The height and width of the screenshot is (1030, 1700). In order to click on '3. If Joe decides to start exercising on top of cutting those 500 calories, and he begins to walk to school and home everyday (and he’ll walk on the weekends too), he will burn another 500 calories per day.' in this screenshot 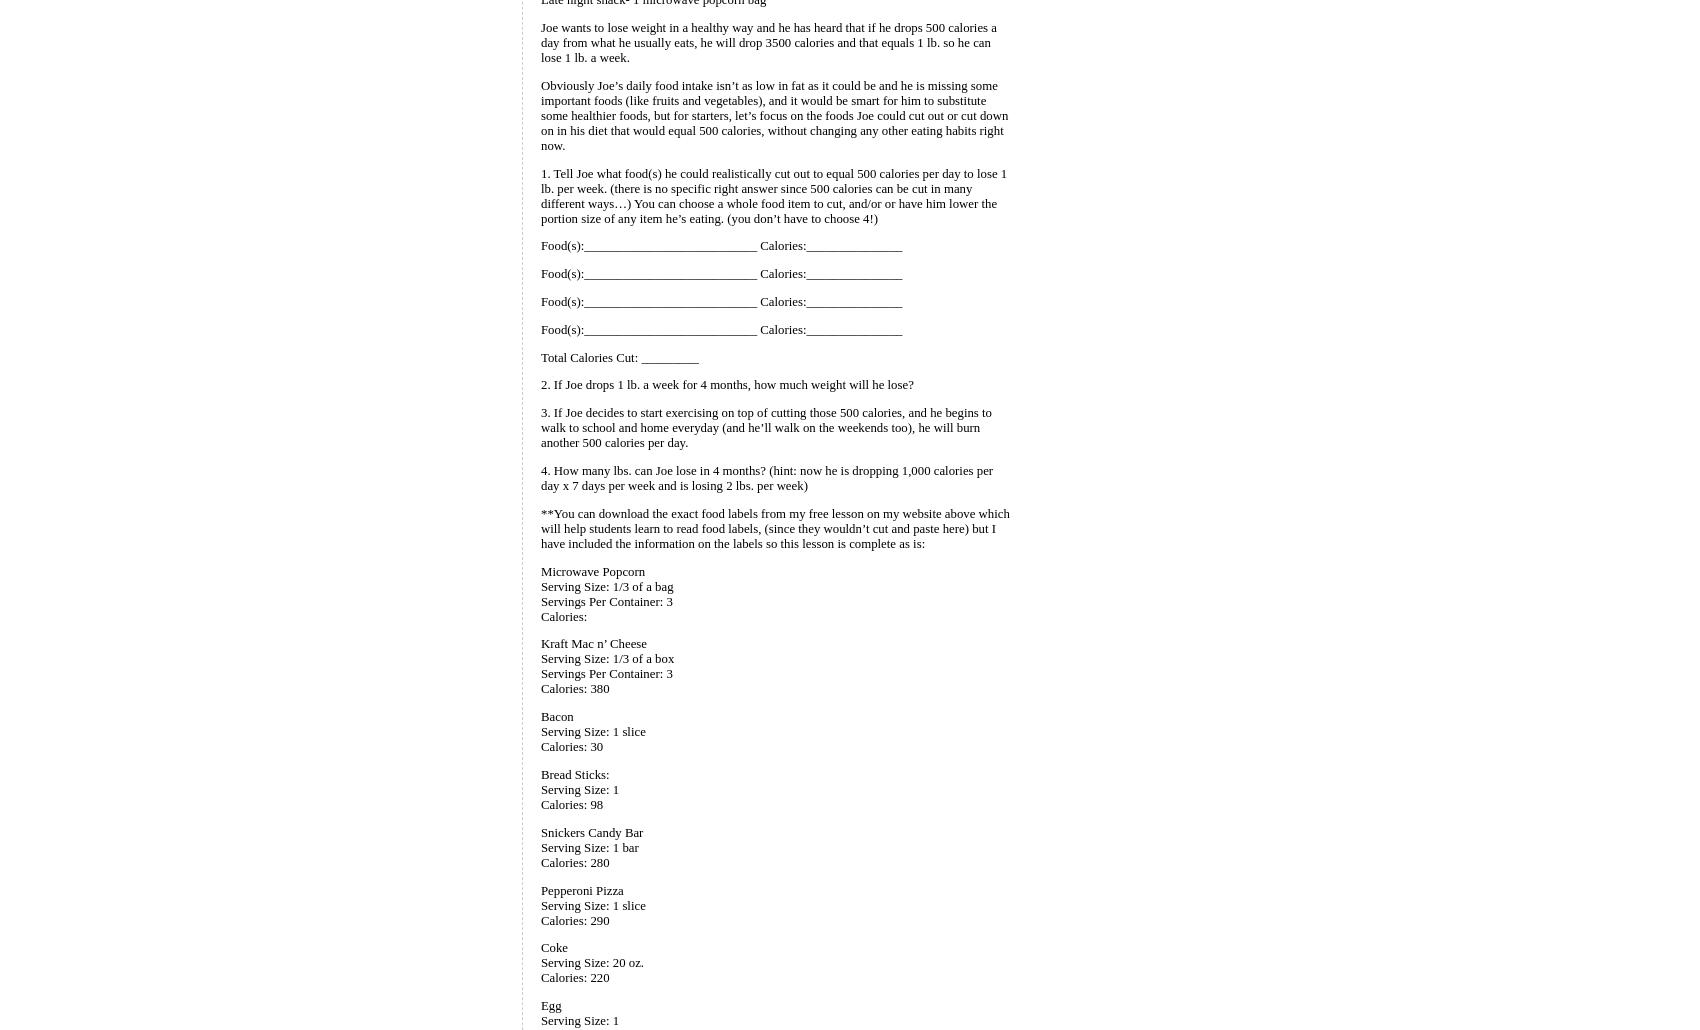, I will do `click(765, 427)`.